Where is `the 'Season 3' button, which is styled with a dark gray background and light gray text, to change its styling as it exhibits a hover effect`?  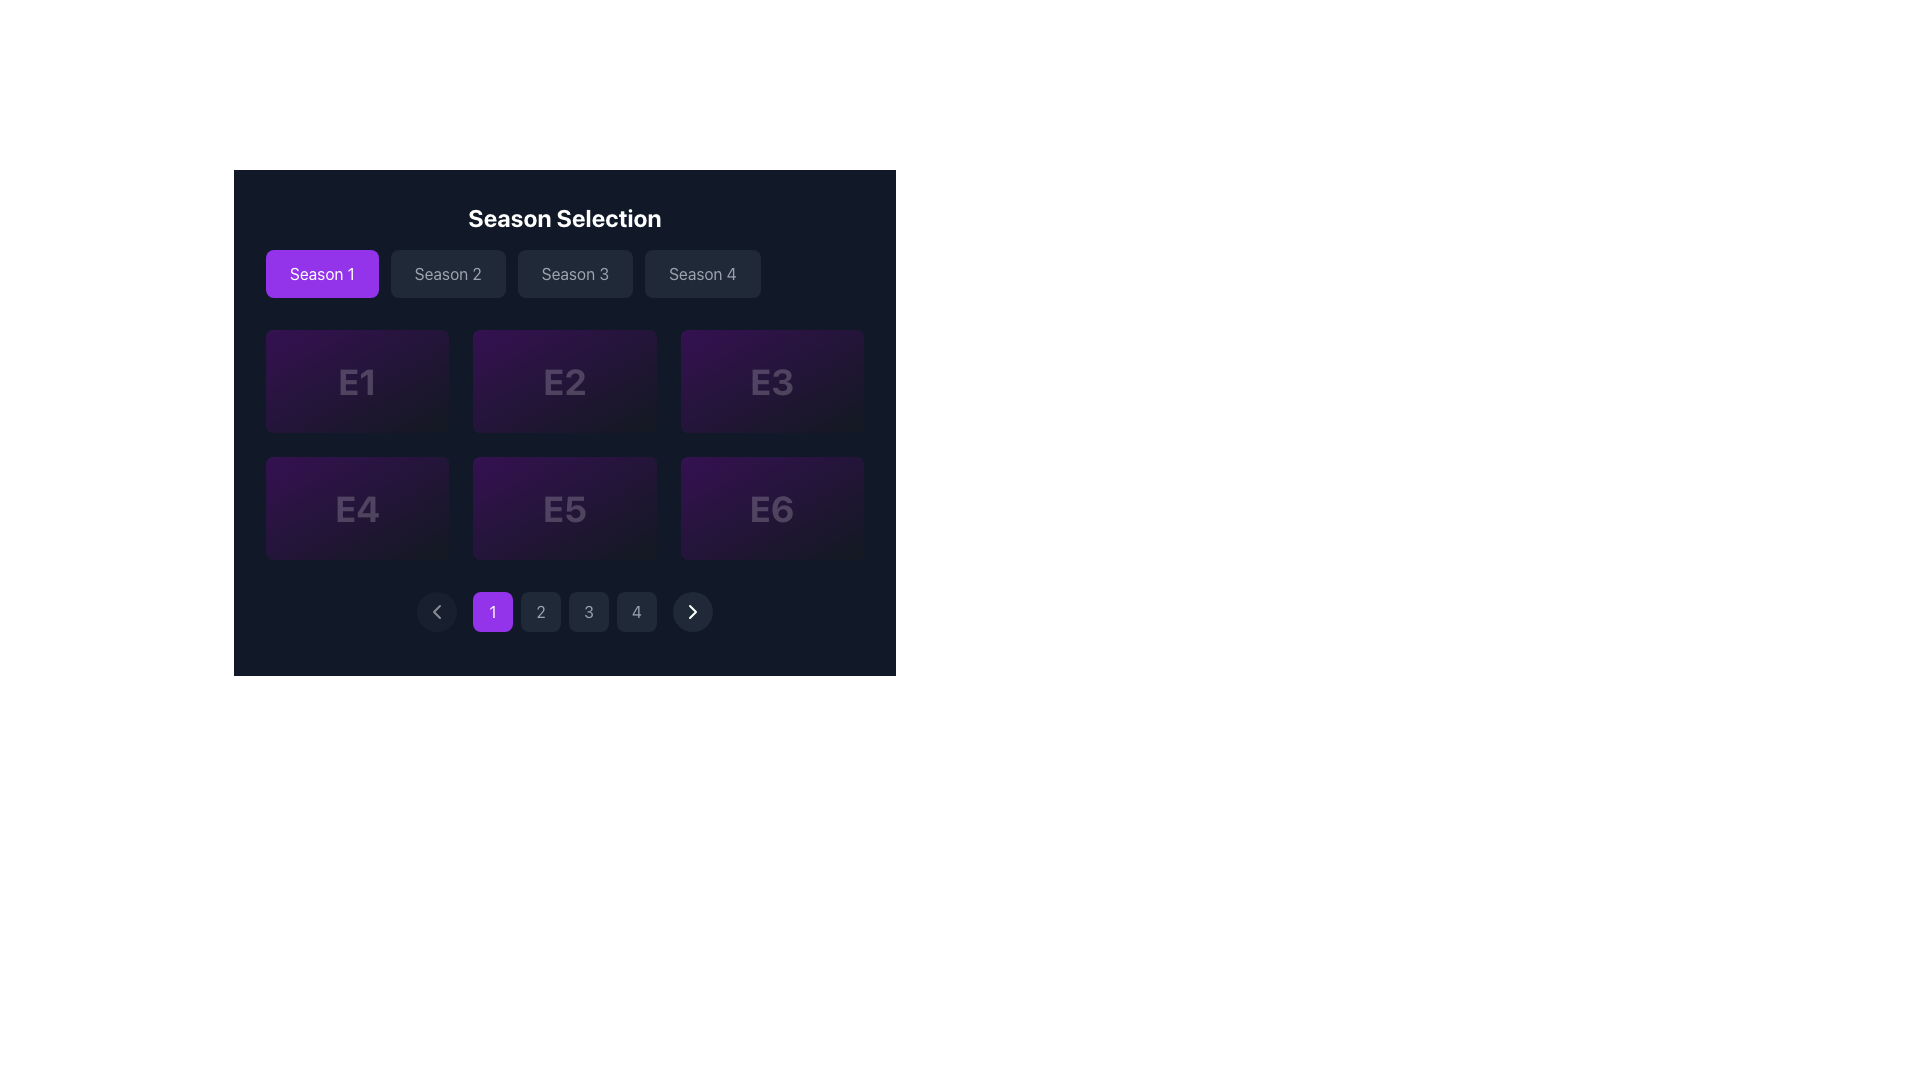 the 'Season 3' button, which is styled with a dark gray background and light gray text, to change its styling as it exhibits a hover effect is located at coordinates (574, 273).